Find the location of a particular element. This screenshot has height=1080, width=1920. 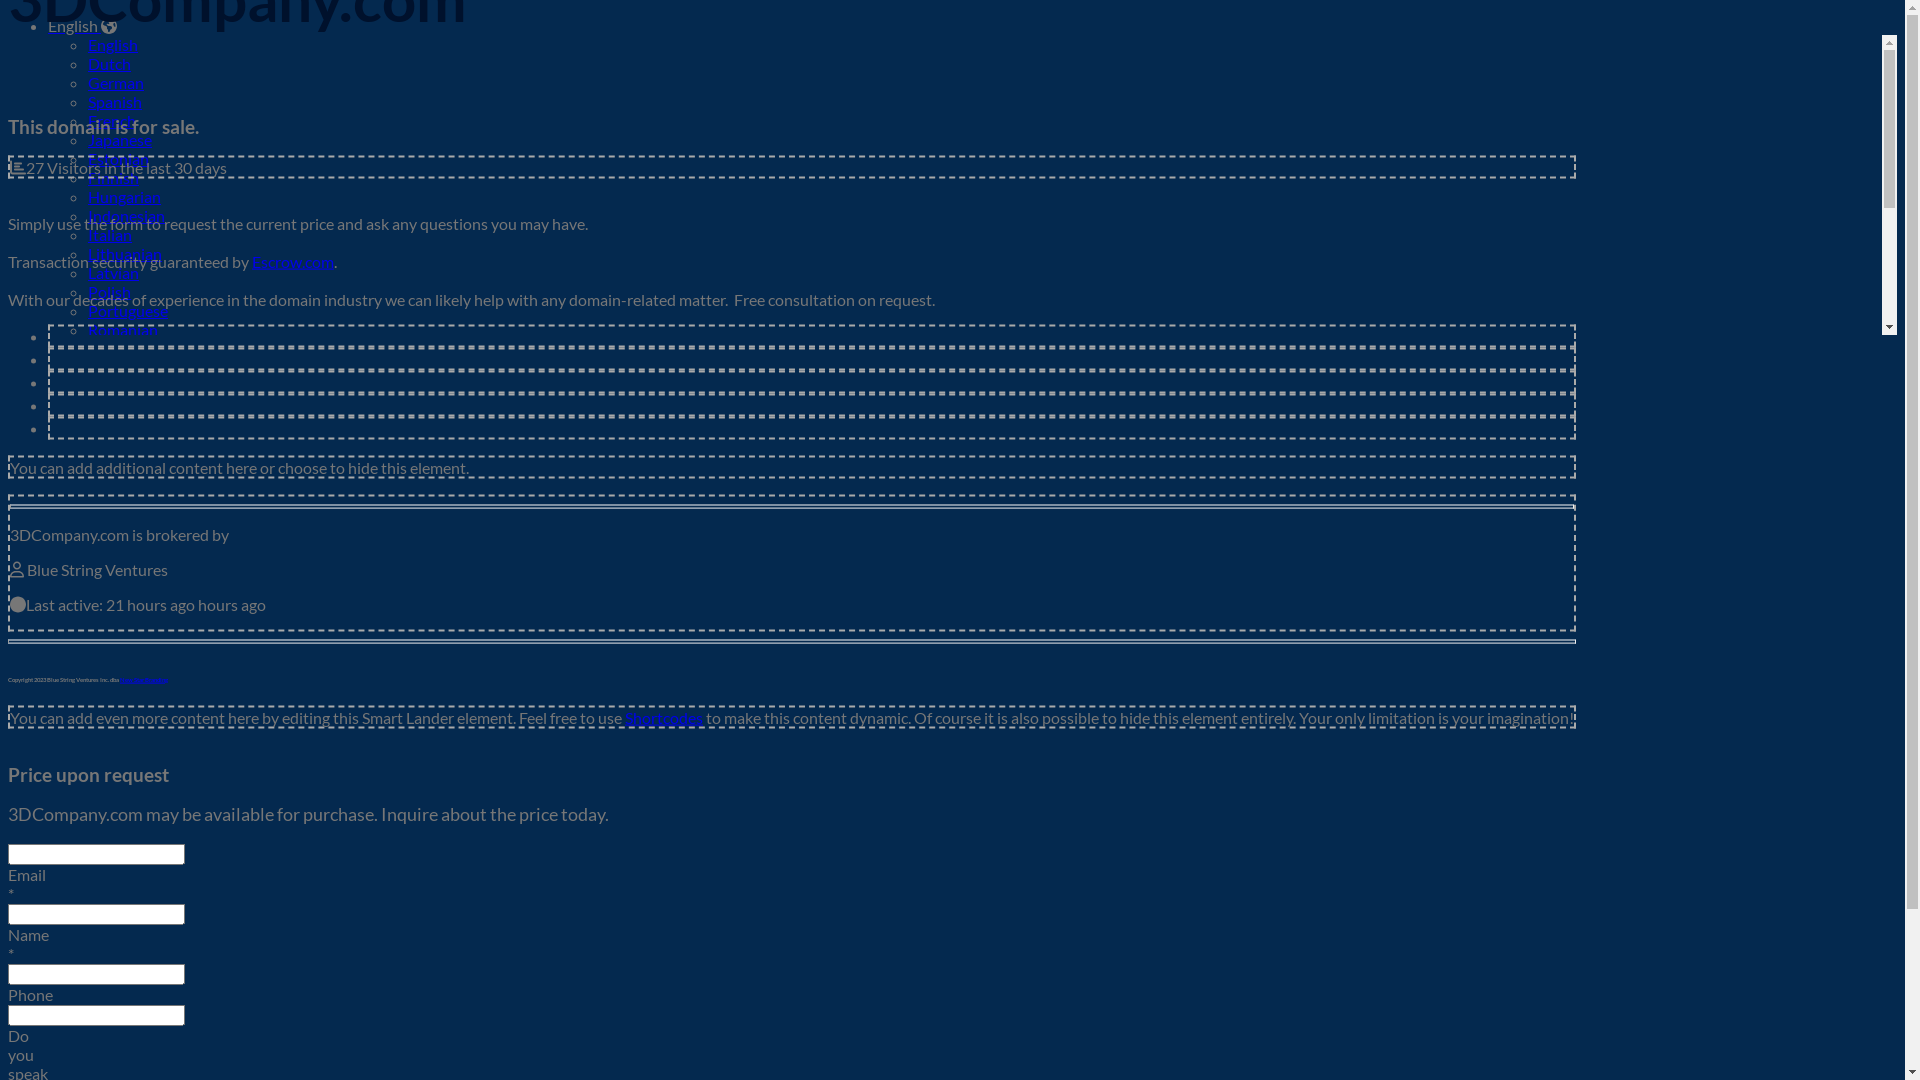

'Russian' is located at coordinates (114, 347).